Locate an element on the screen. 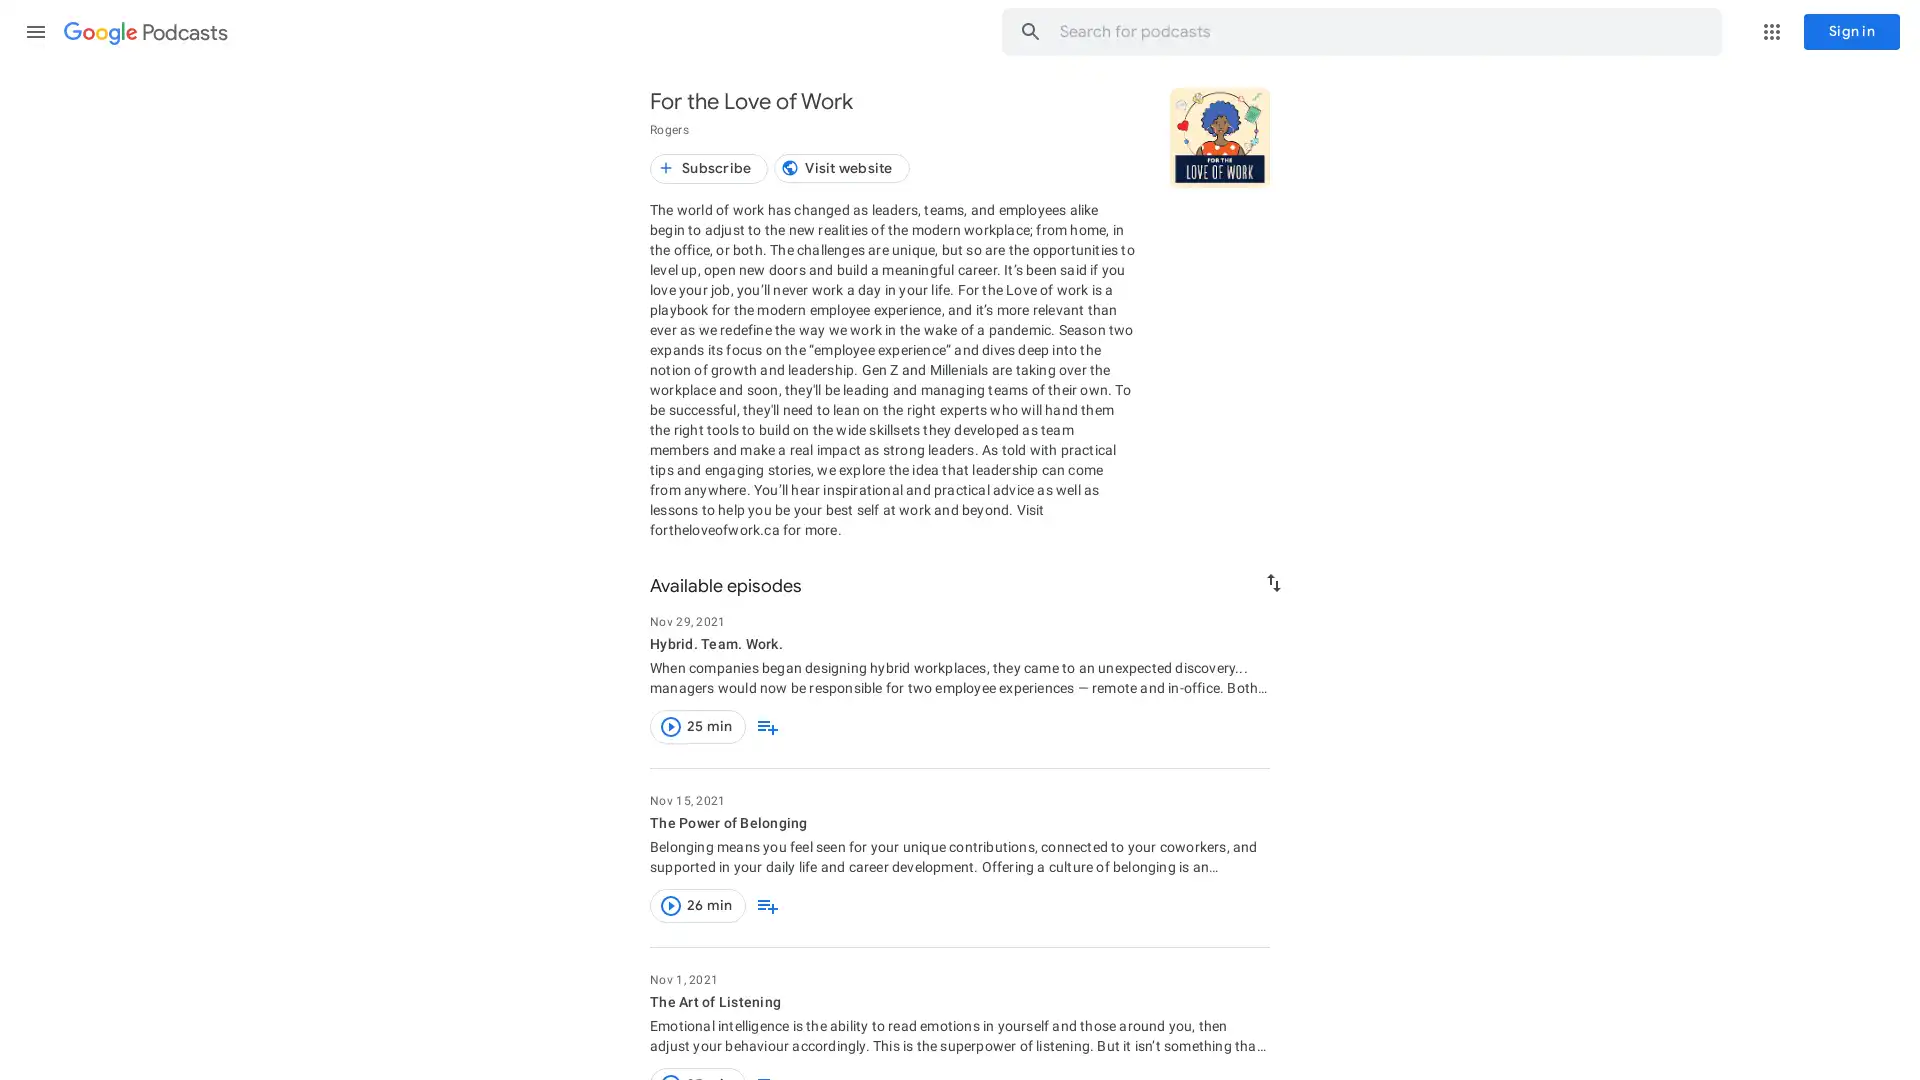 Image resolution: width=1920 pixels, height=1080 pixels. Google apps is located at coordinates (1771, 31).